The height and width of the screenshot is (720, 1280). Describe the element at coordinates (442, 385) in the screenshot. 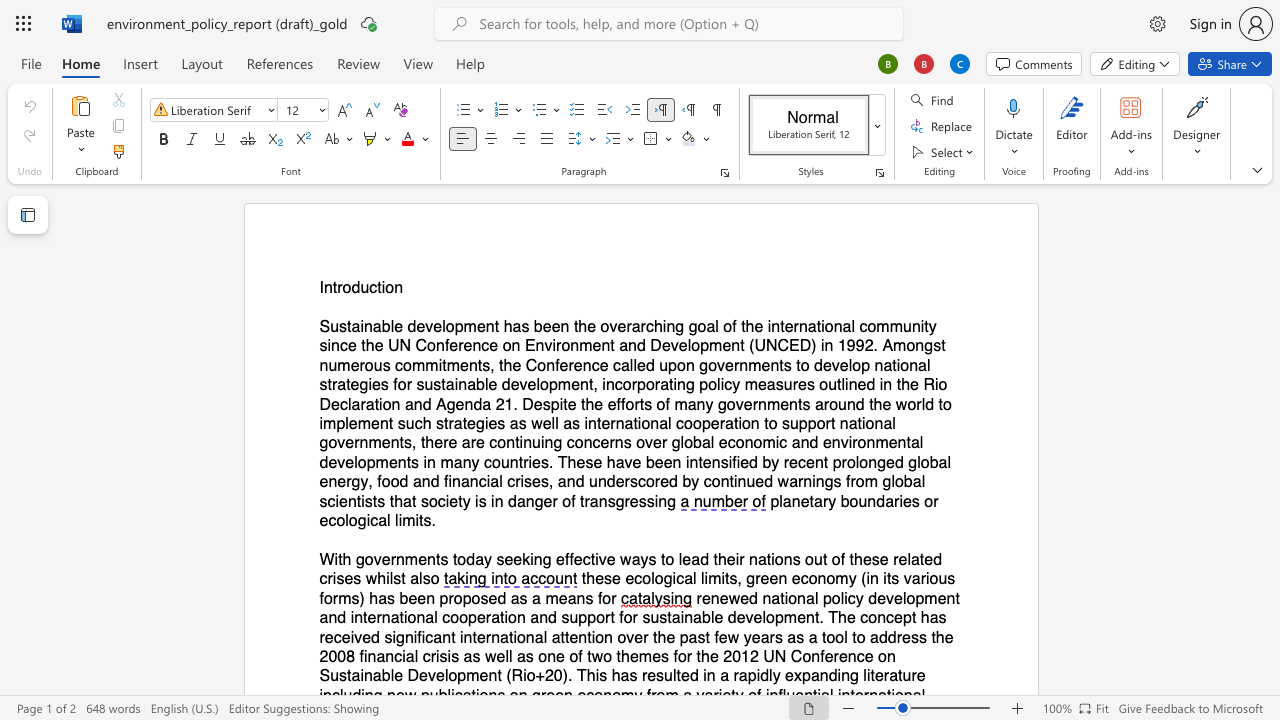

I see `the 9th character "t" in the text` at that location.